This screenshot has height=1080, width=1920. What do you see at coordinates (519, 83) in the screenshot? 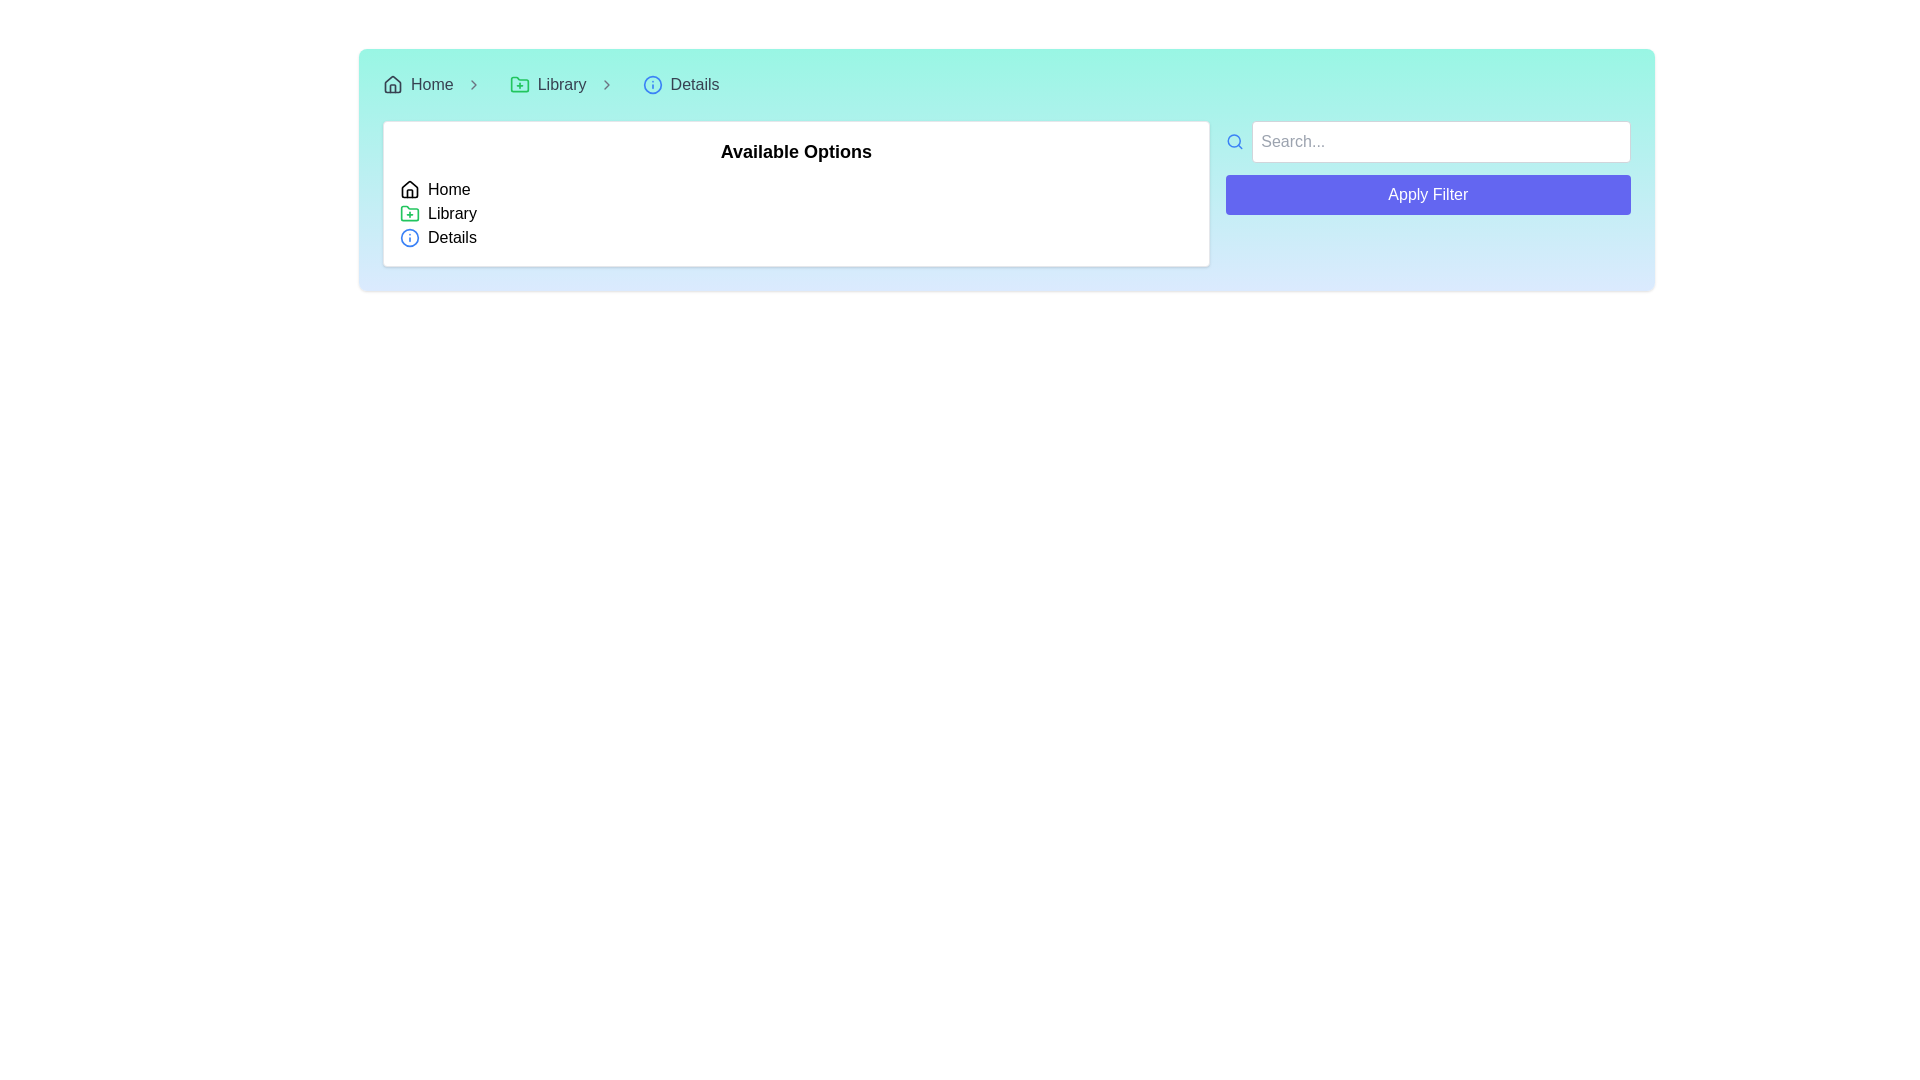
I see `the green folder icon with a plus symbol located next to the 'Library' label in the navigation bar` at bounding box center [519, 83].